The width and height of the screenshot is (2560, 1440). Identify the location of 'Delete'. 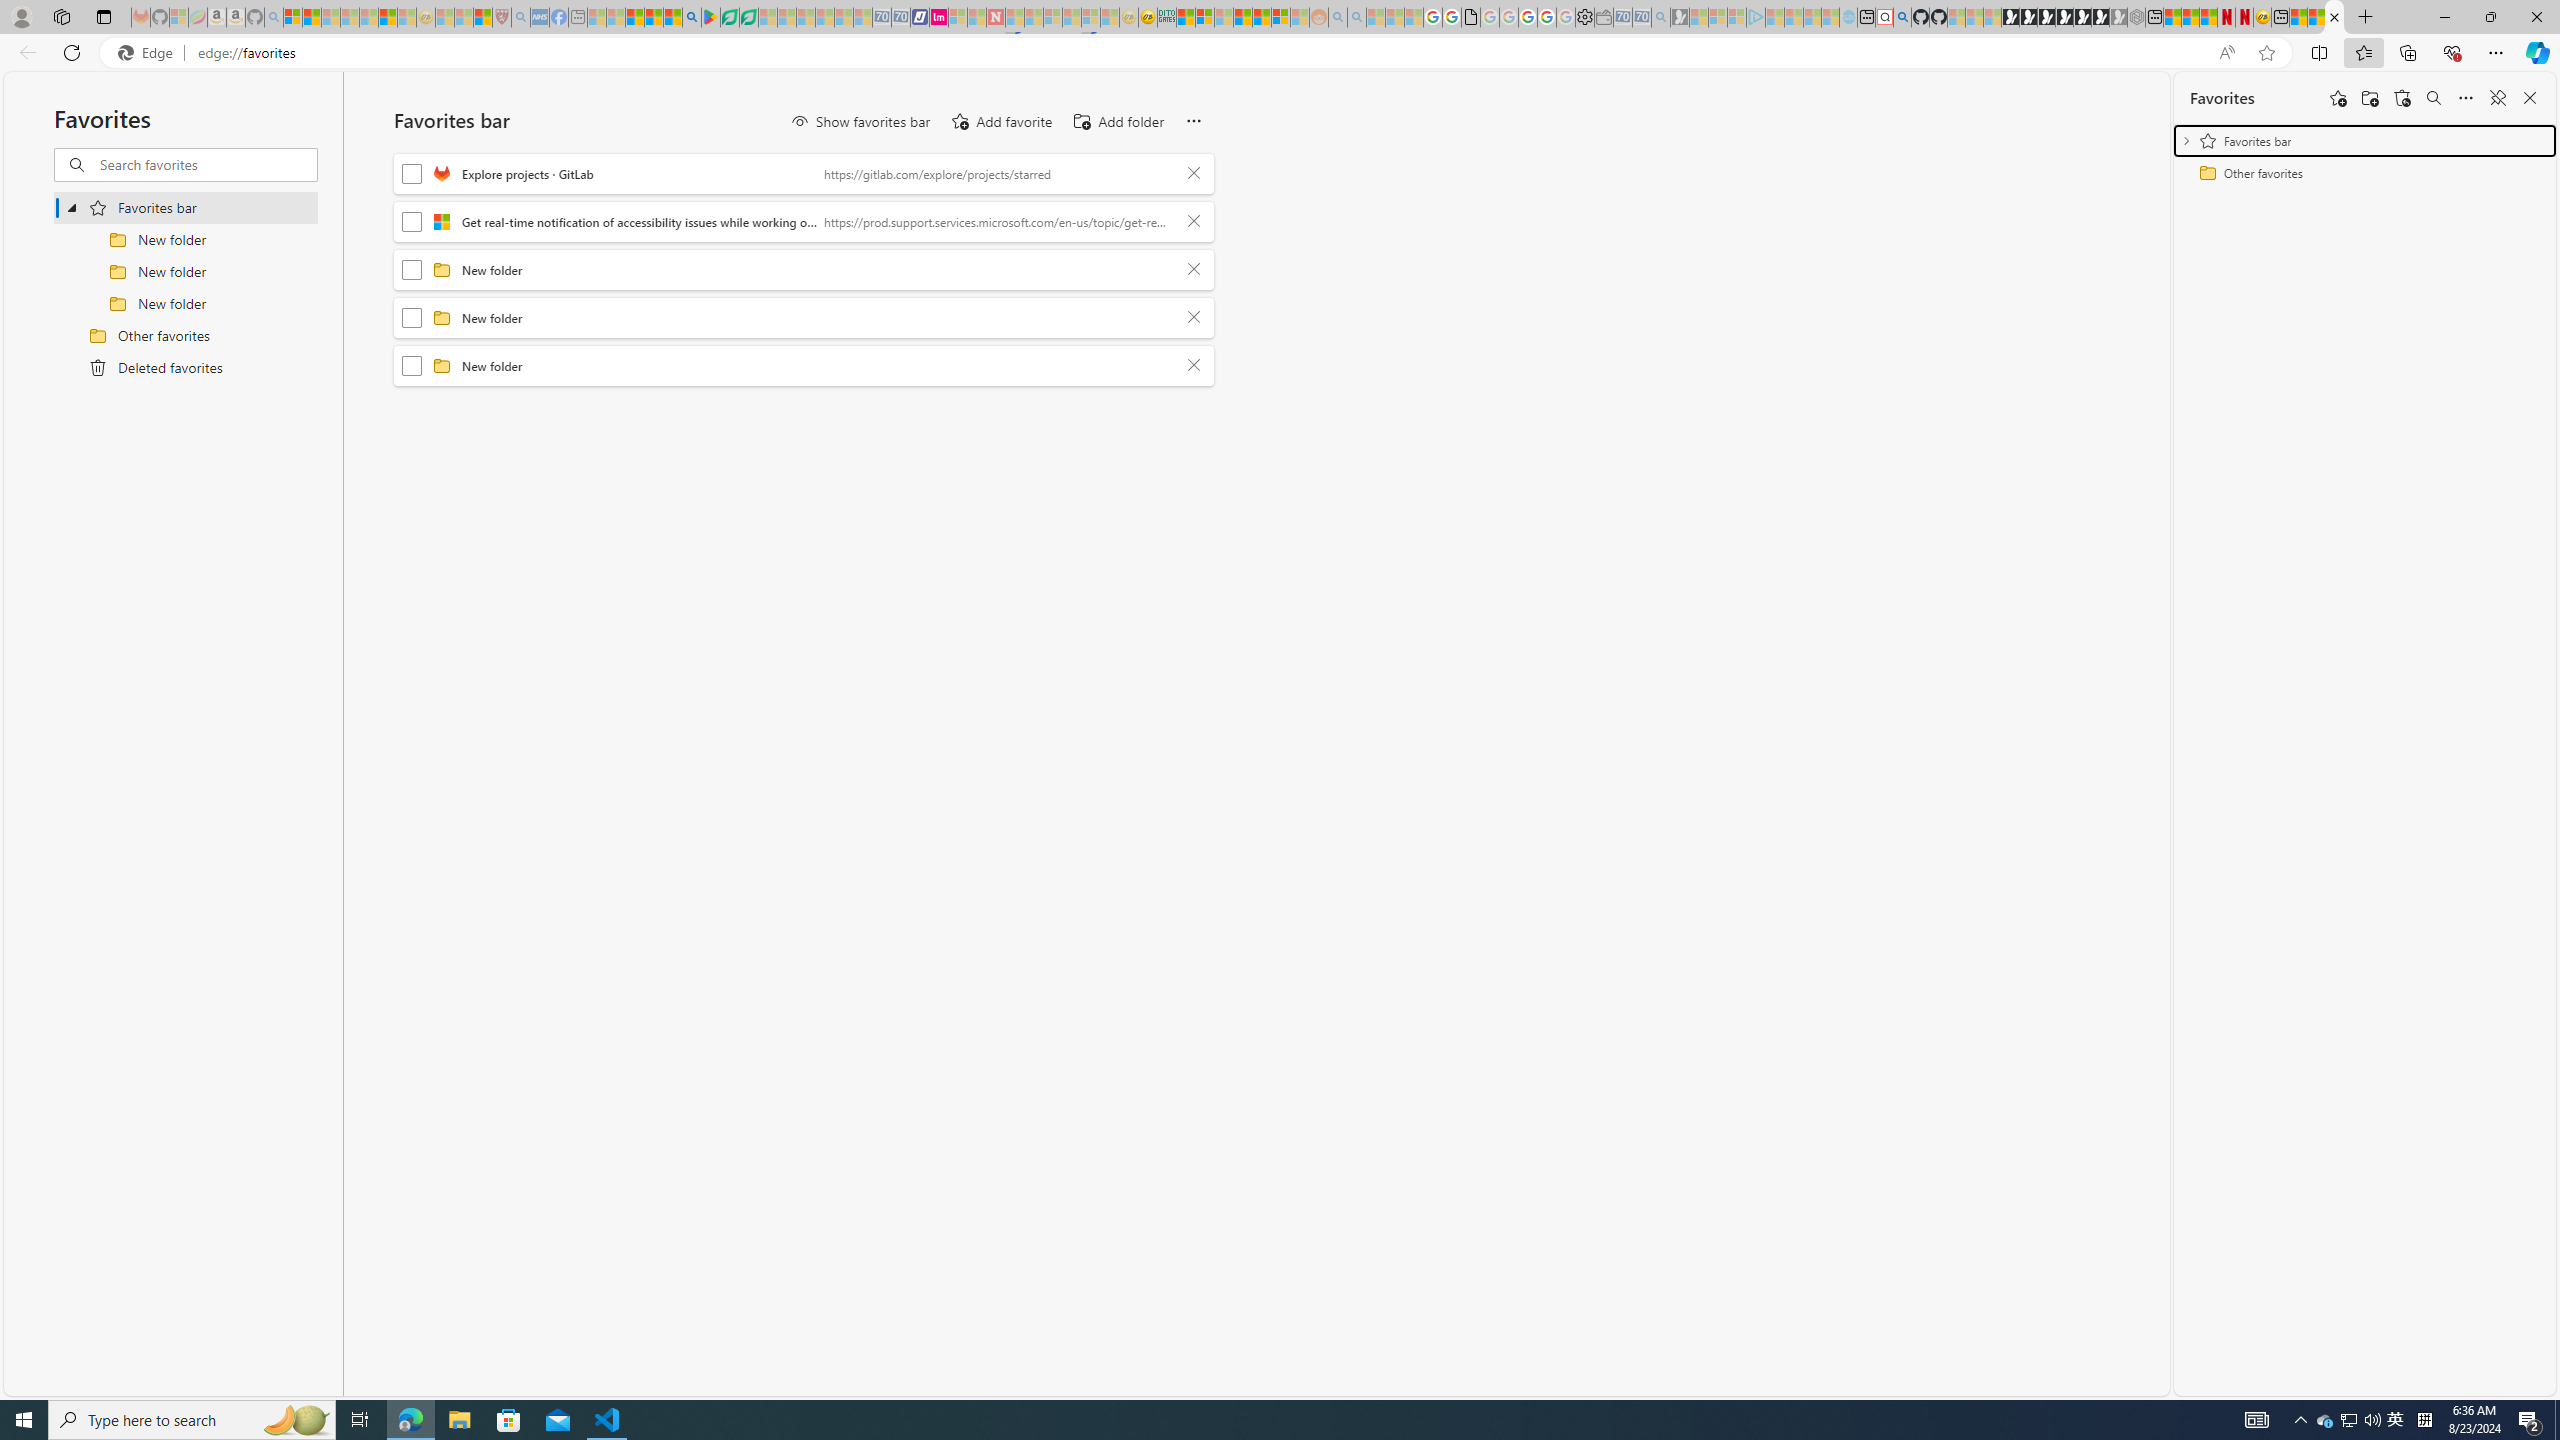
(1194, 364).